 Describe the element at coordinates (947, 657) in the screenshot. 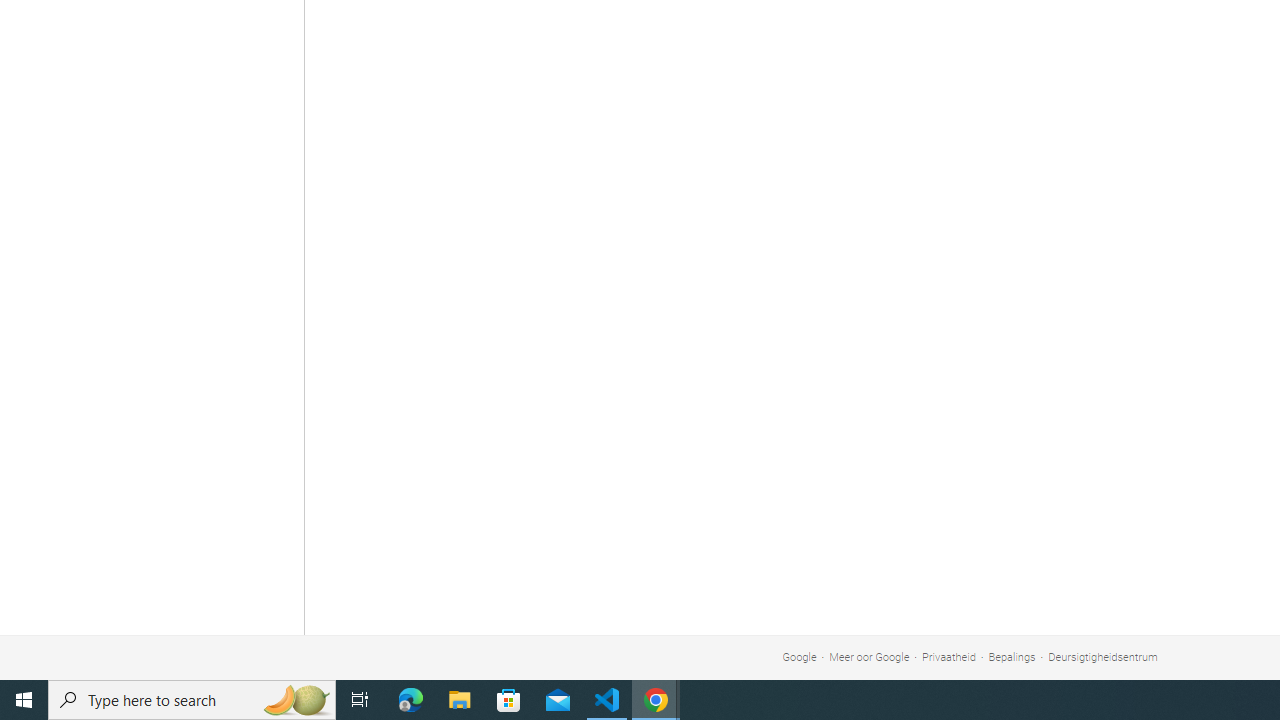

I see `'Privaatheid'` at that location.